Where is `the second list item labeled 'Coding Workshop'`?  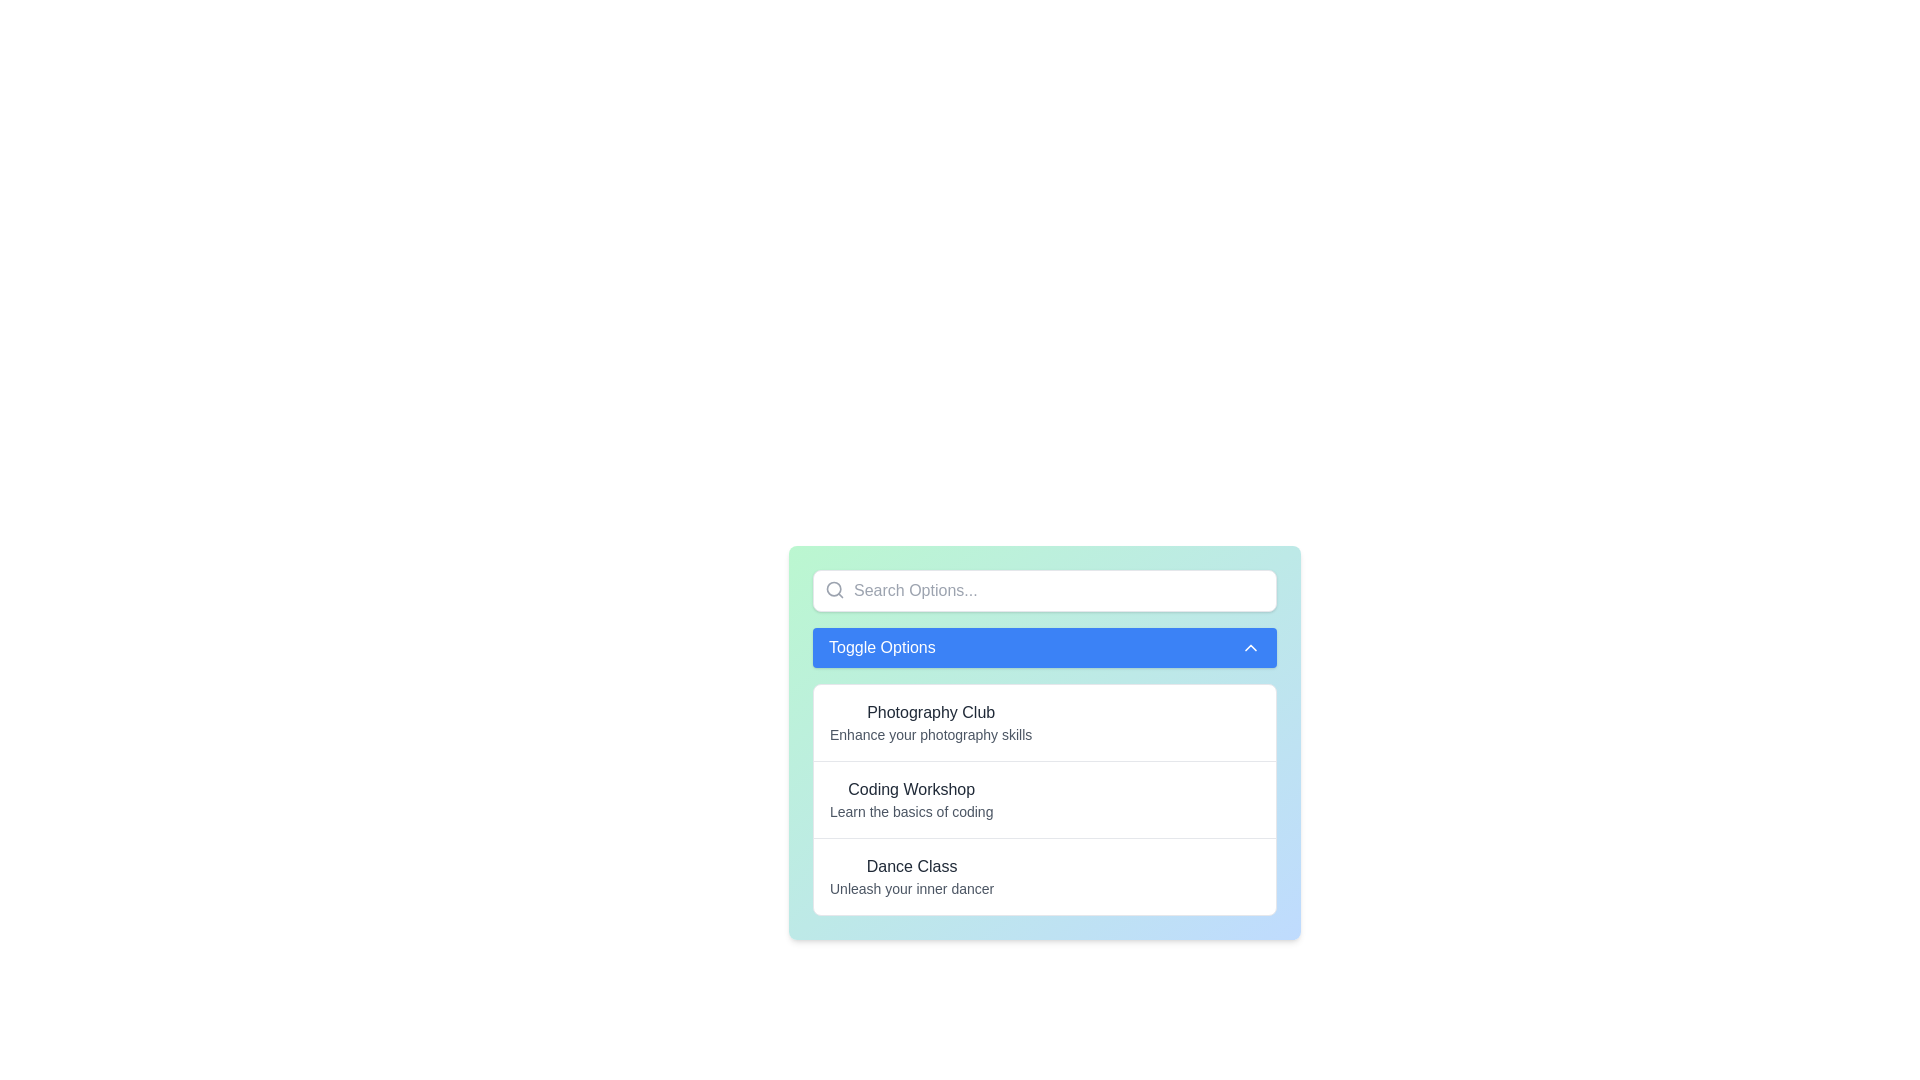
the second list item labeled 'Coding Workshop' is located at coordinates (1044, 797).